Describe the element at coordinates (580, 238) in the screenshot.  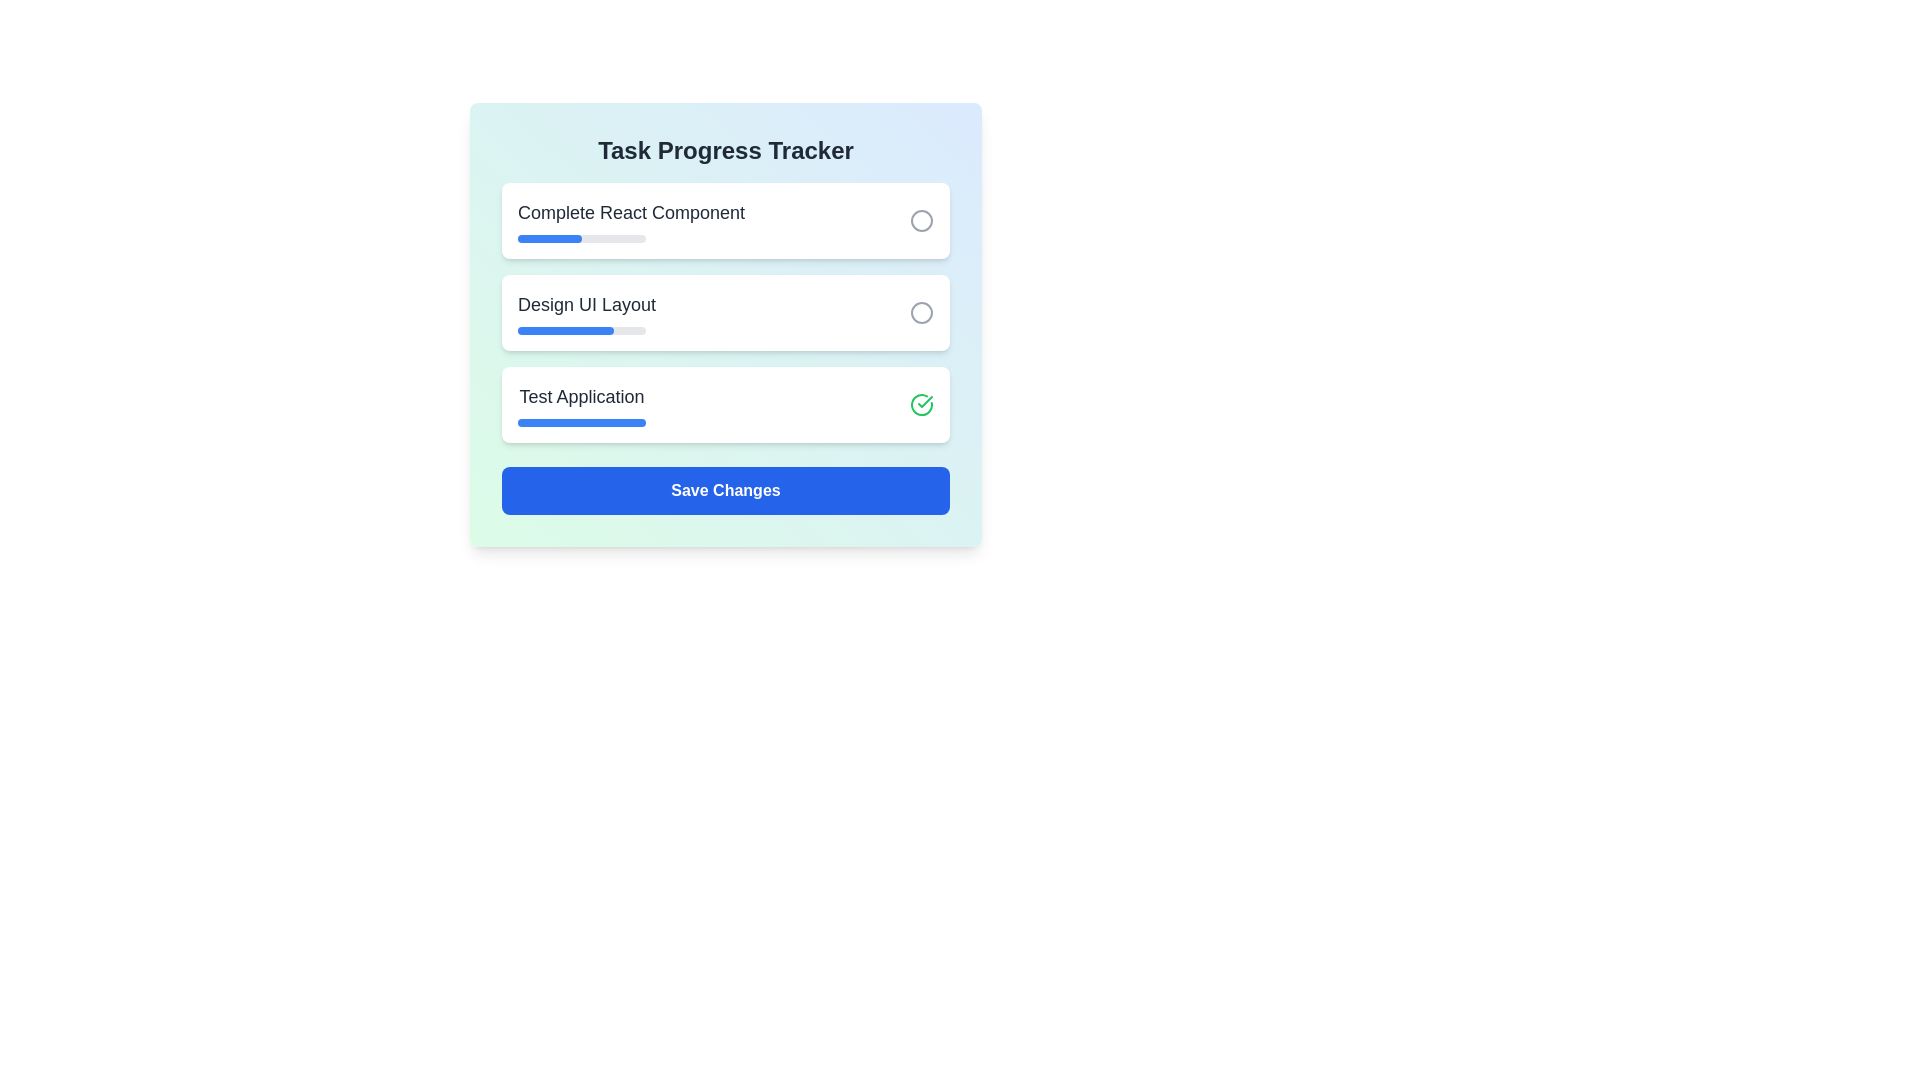
I see `the progress bar of the task to view its progress details` at that location.